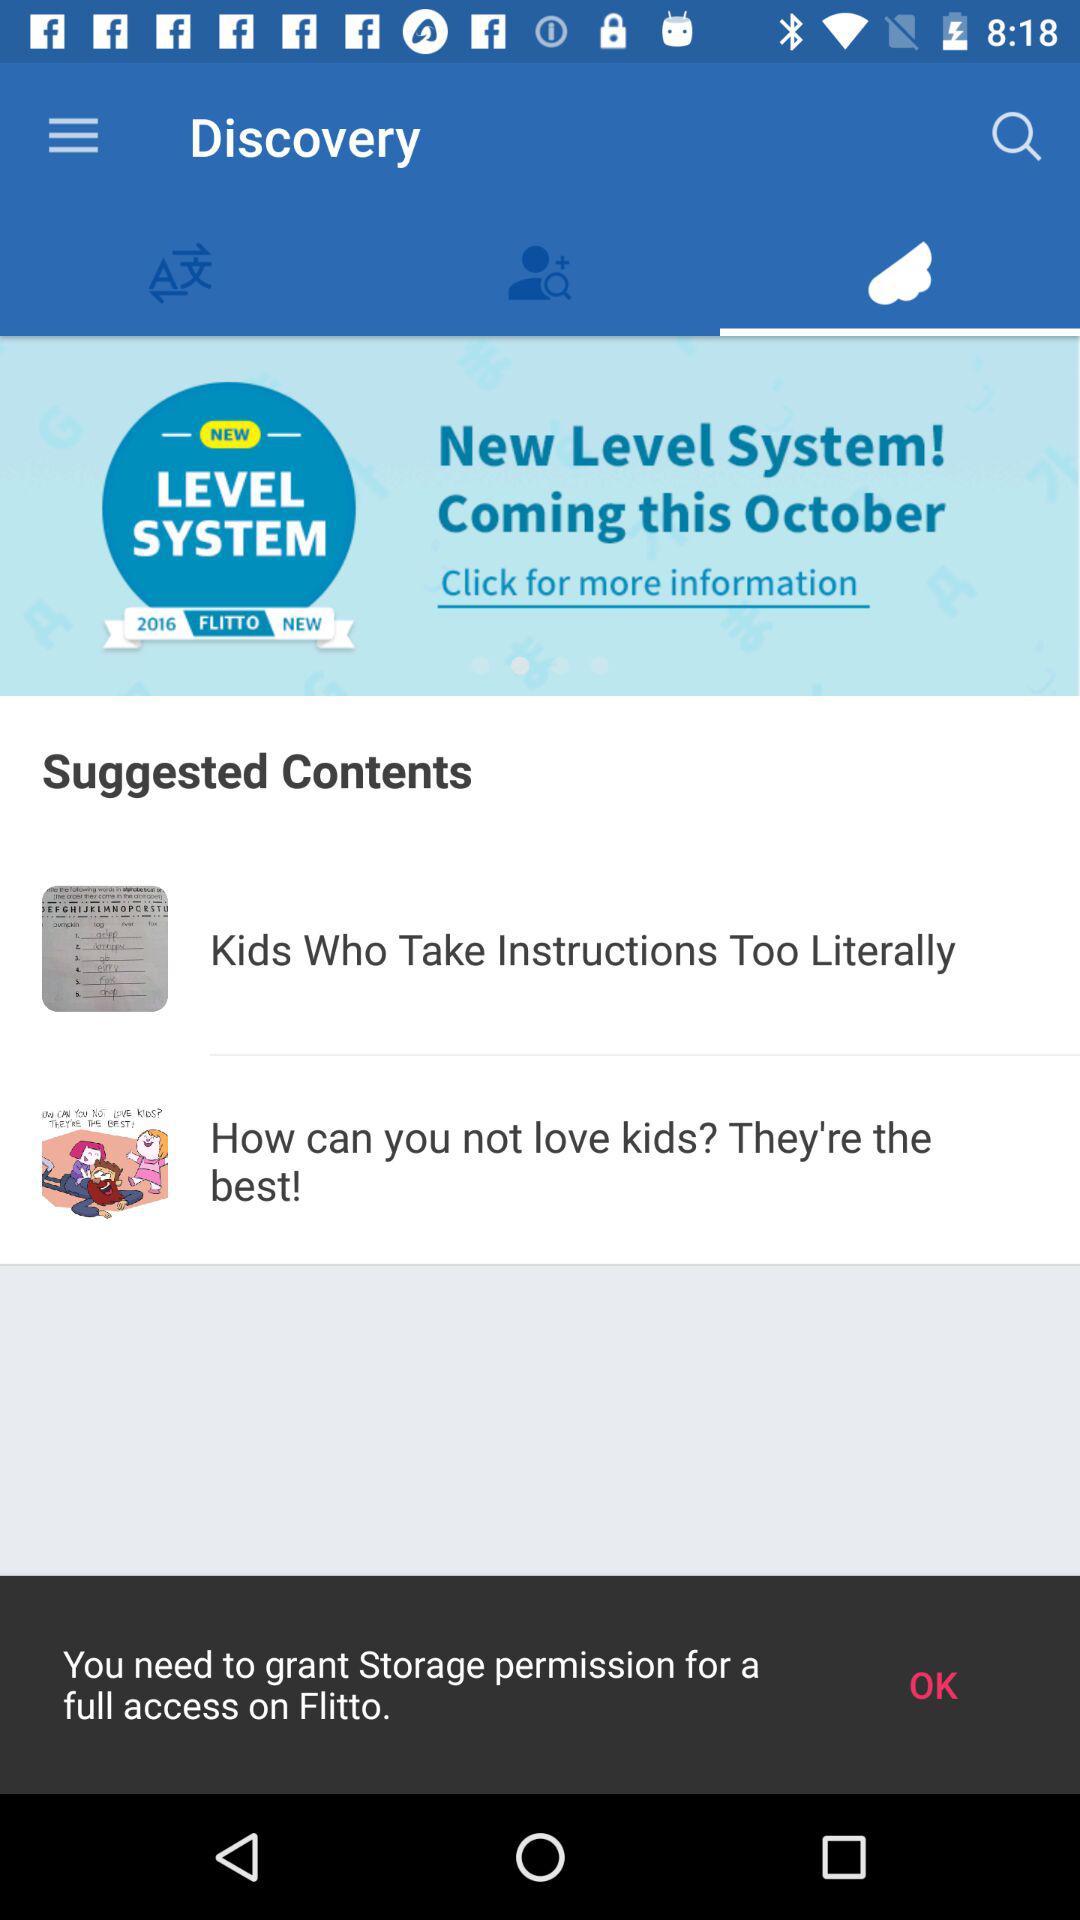  I want to click on how can you item, so click(623, 1161).